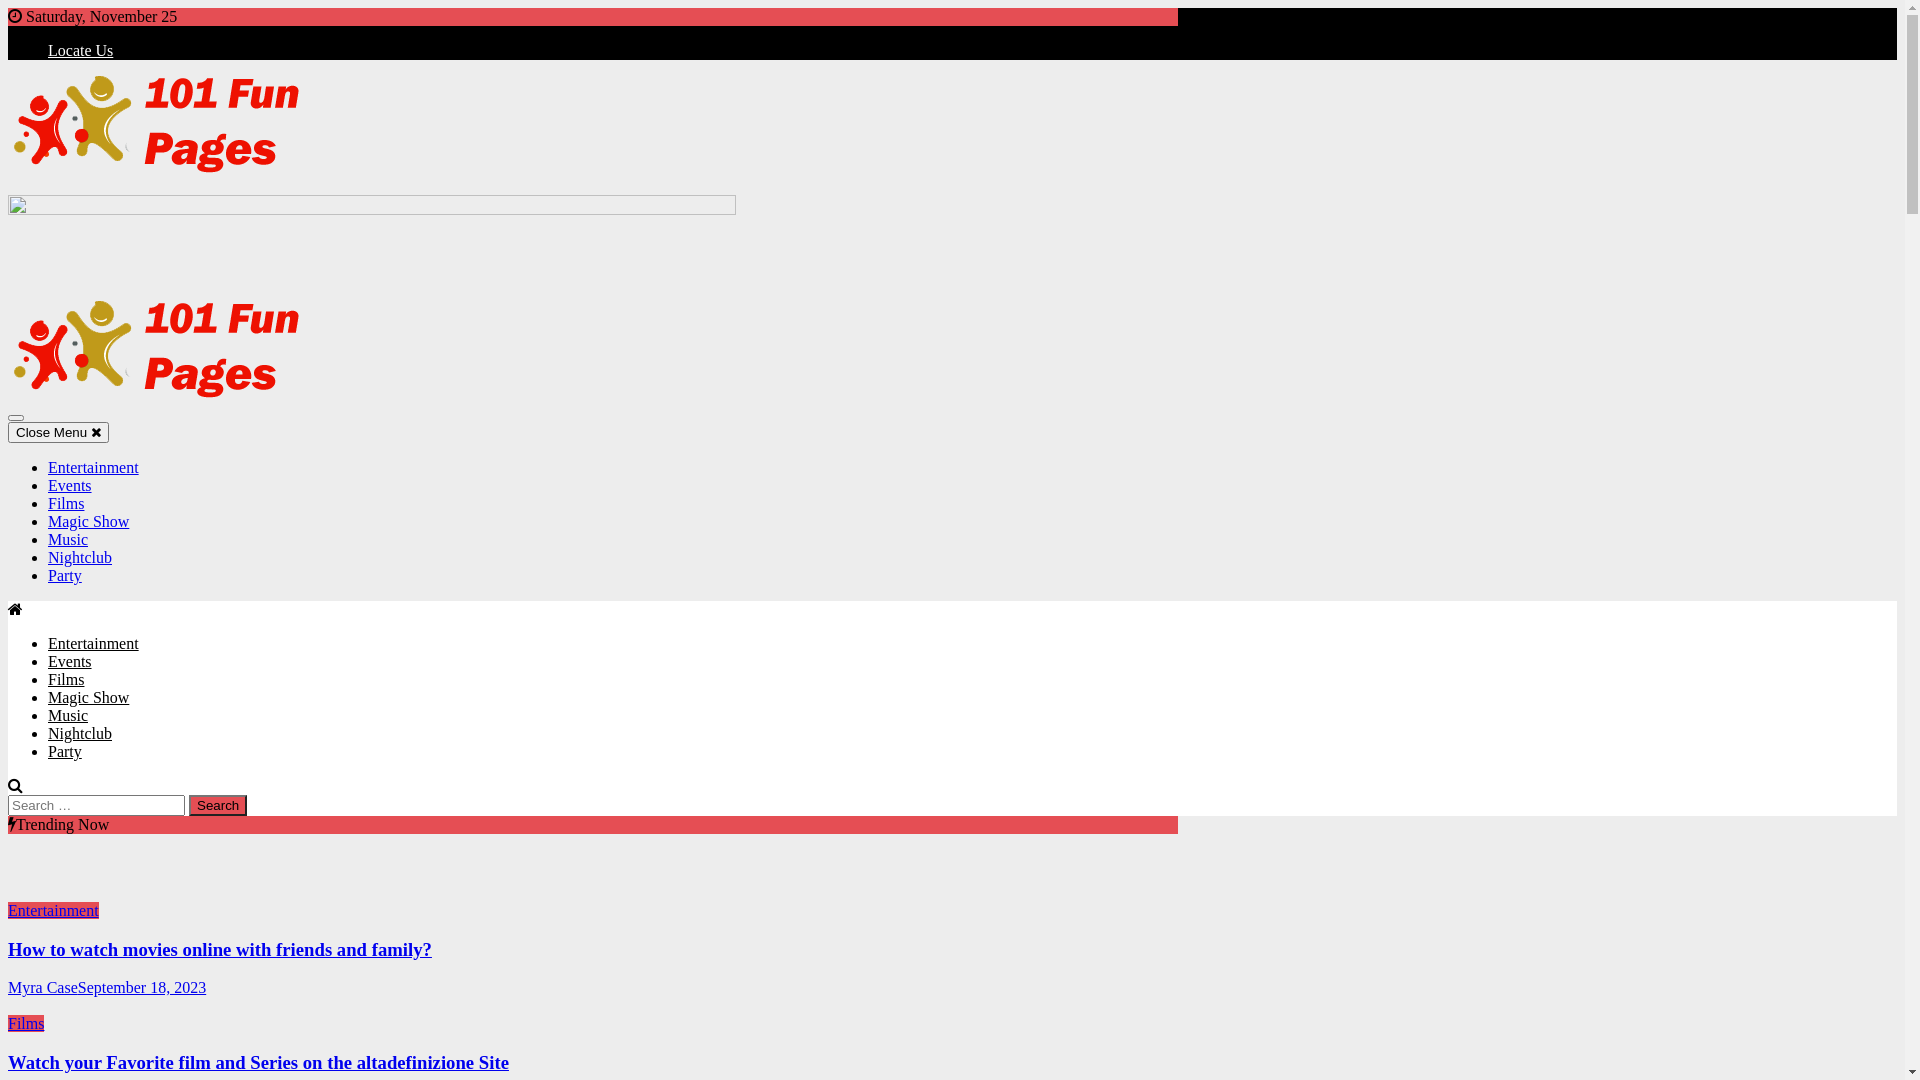  What do you see at coordinates (65, 751) in the screenshot?
I see `'Party'` at bounding box center [65, 751].